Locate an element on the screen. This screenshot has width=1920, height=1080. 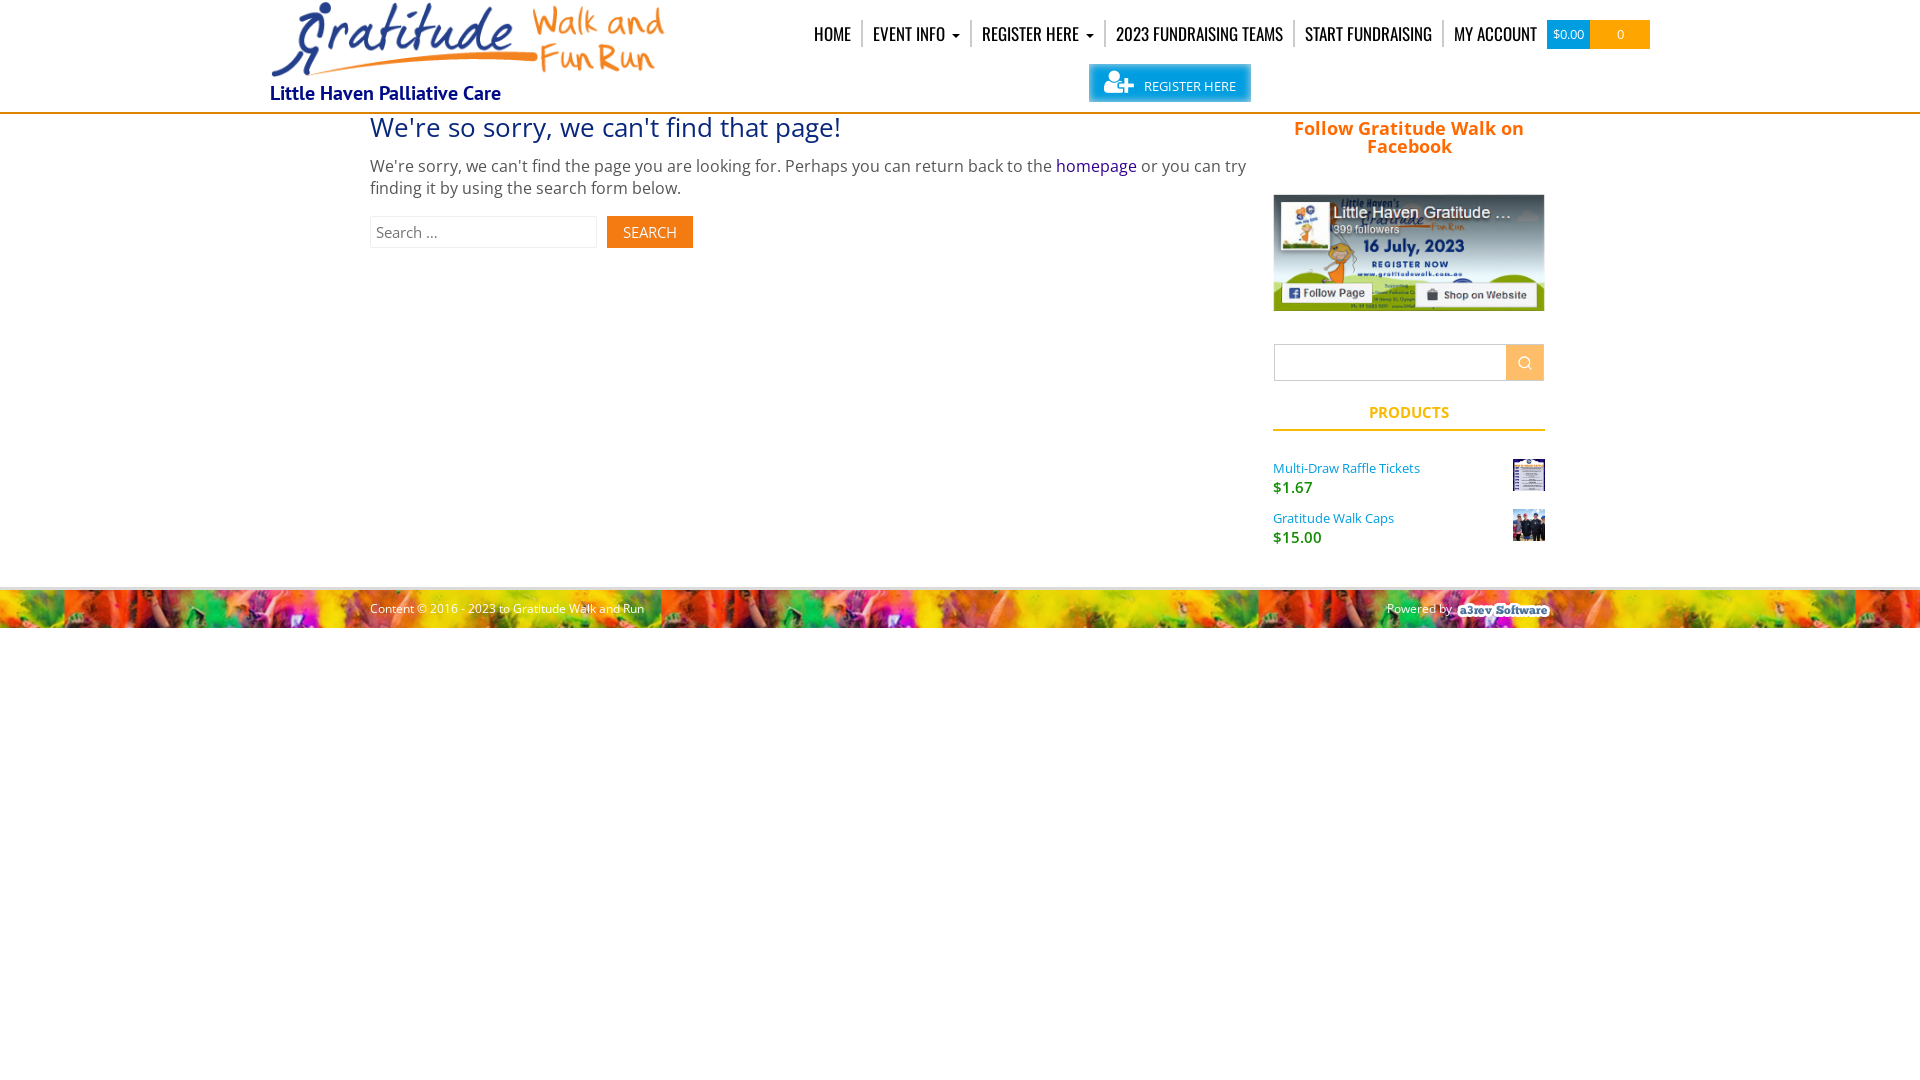
'Search' is located at coordinates (649, 230).